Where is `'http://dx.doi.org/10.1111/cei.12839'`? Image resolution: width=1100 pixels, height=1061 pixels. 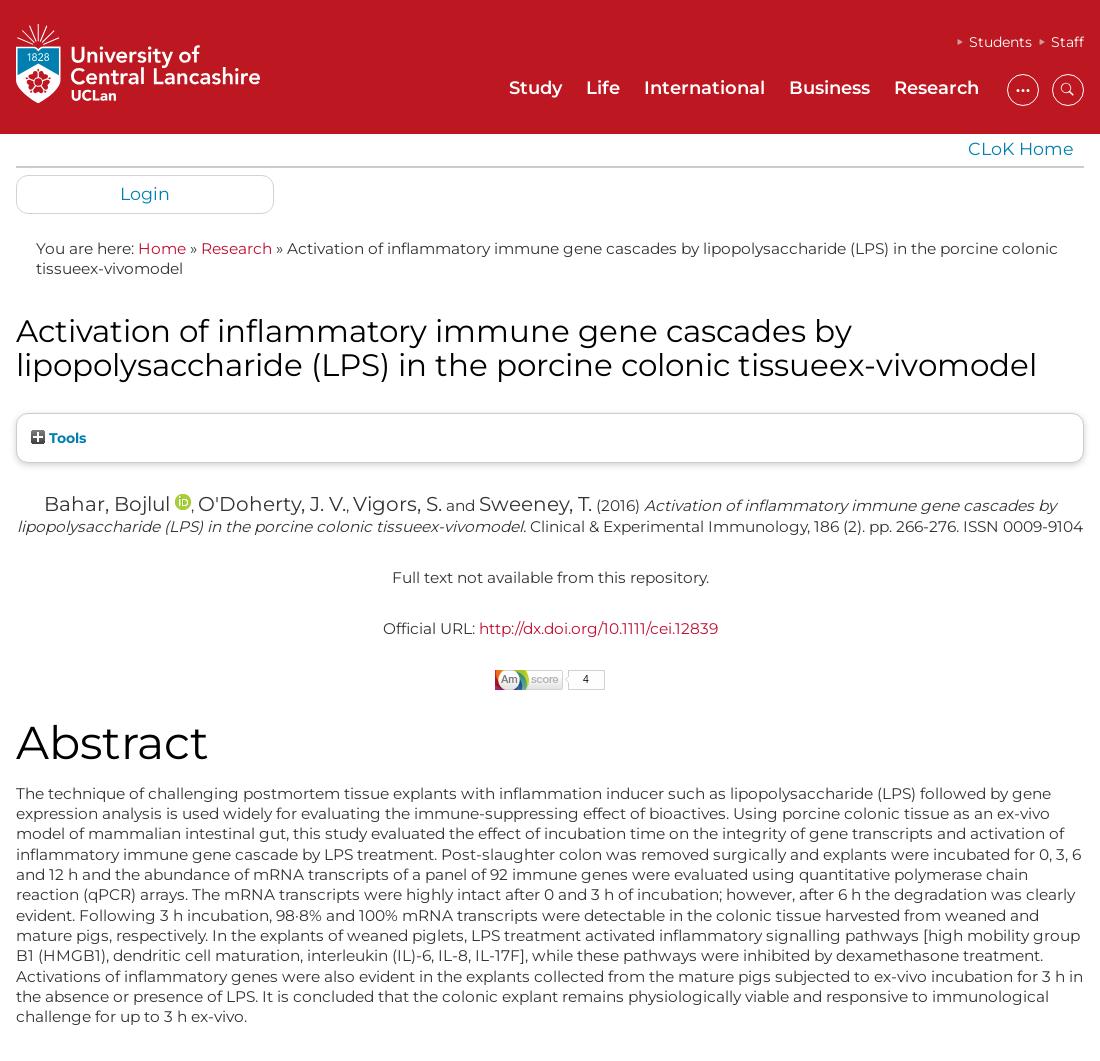
'http://dx.doi.org/10.1111/cei.12839' is located at coordinates (596, 626).